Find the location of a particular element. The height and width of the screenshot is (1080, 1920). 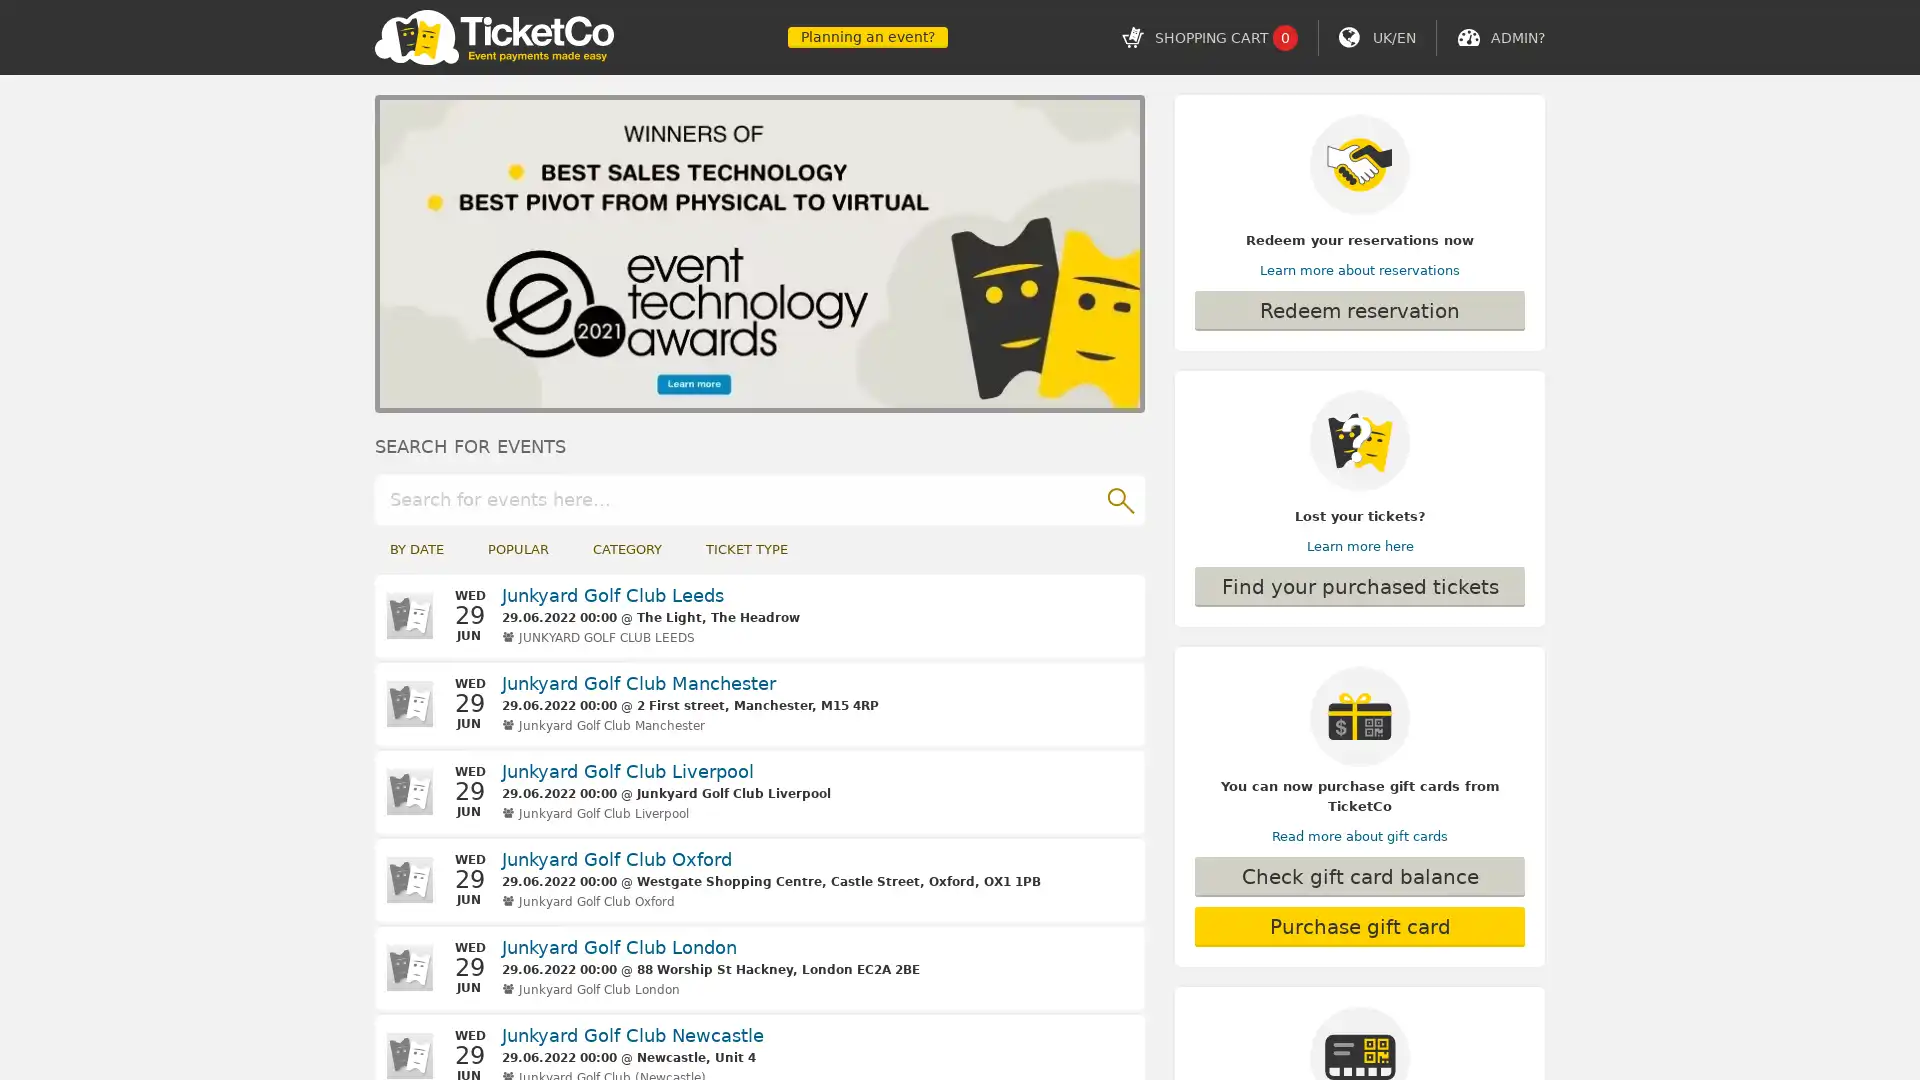

Find your purchased tickets is located at coordinates (1359, 585).